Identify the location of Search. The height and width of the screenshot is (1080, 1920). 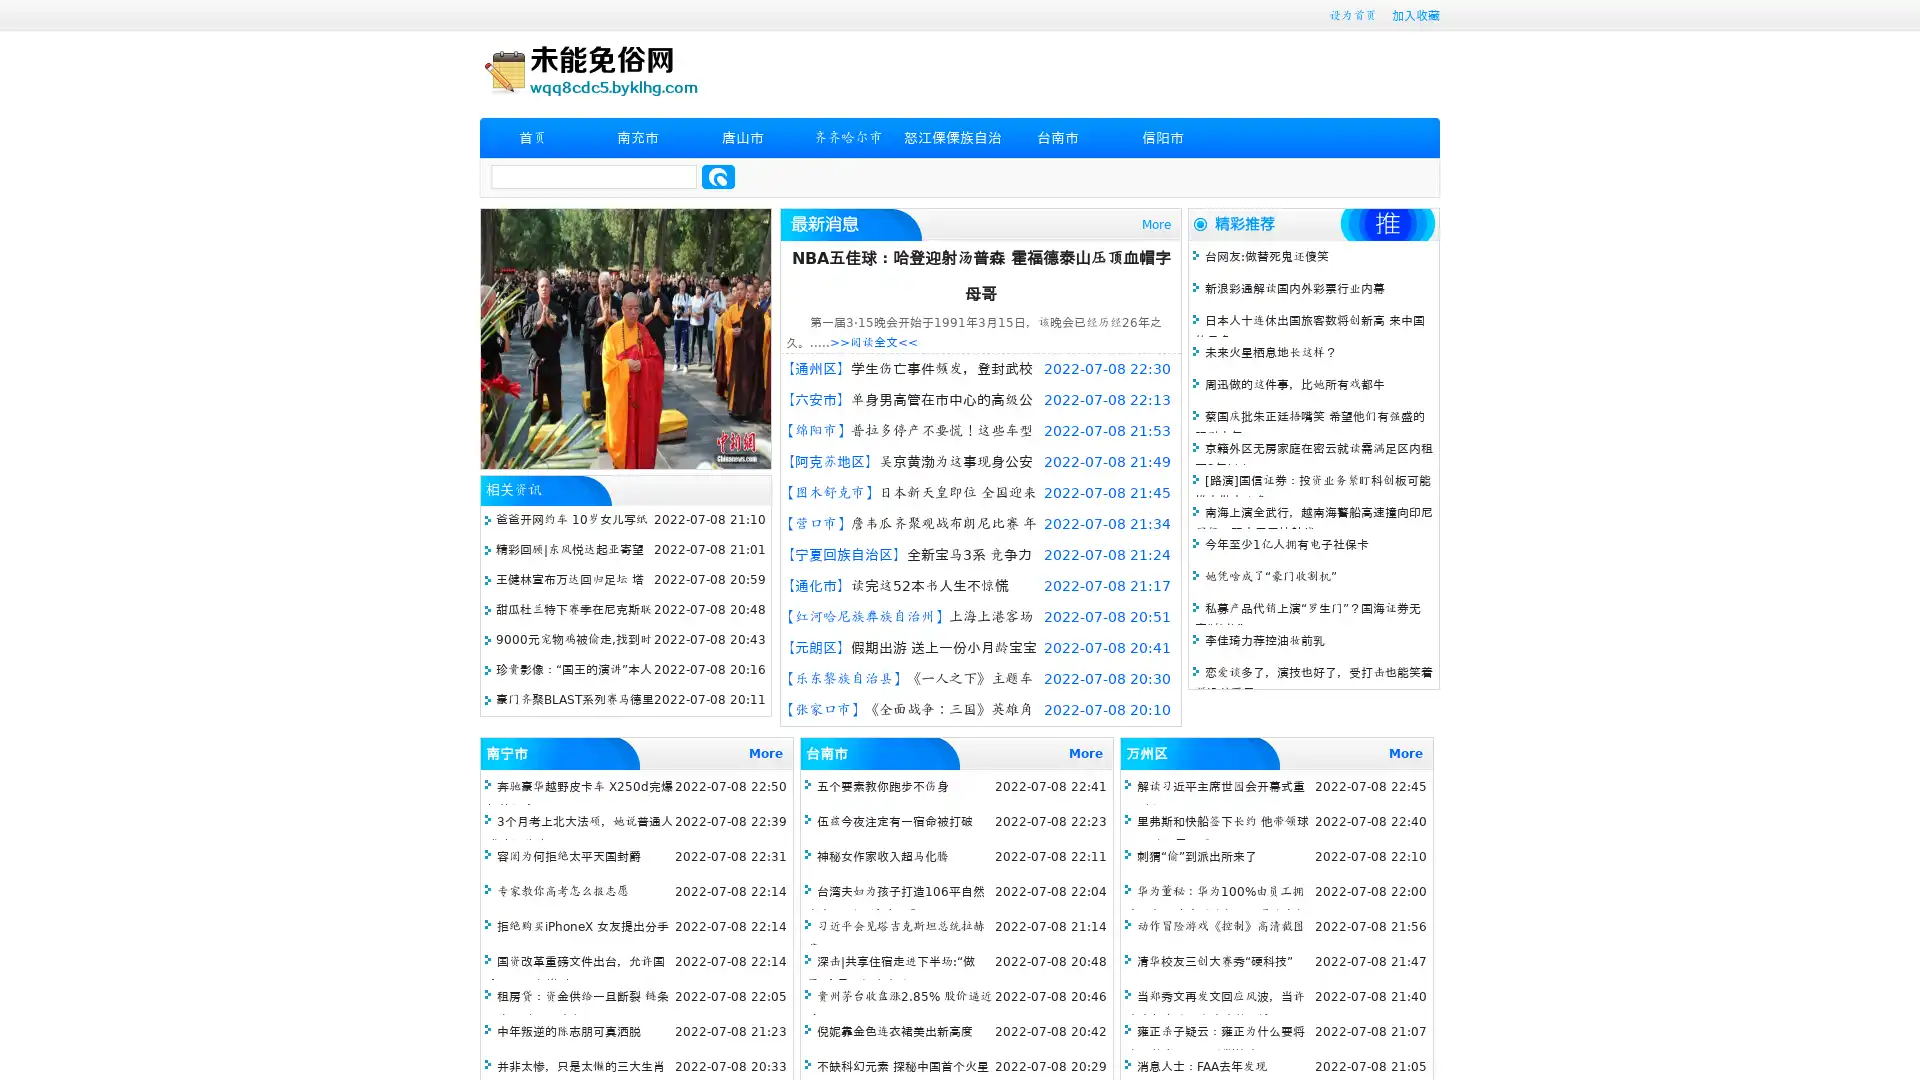
(718, 176).